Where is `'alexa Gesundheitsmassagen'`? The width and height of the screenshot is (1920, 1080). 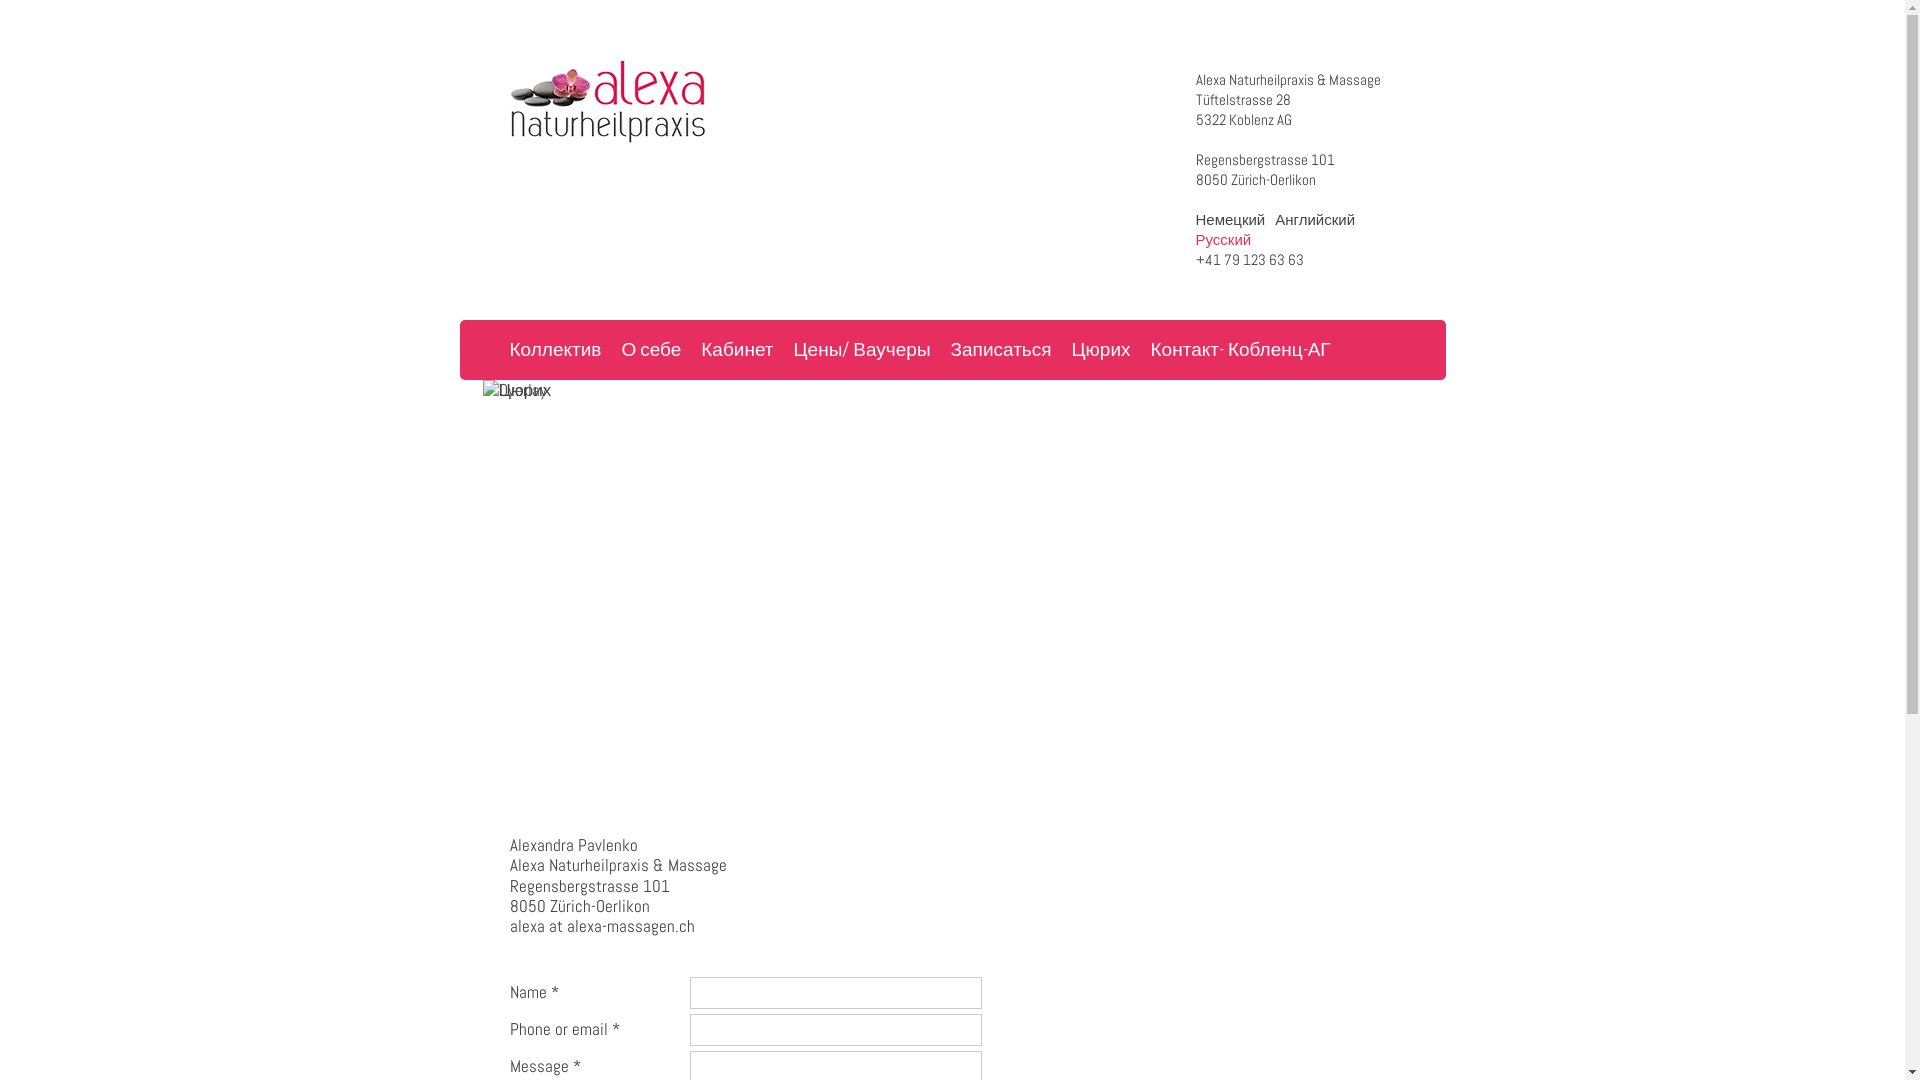
'alexa Gesundheitsmassagen' is located at coordinates (620, 101).